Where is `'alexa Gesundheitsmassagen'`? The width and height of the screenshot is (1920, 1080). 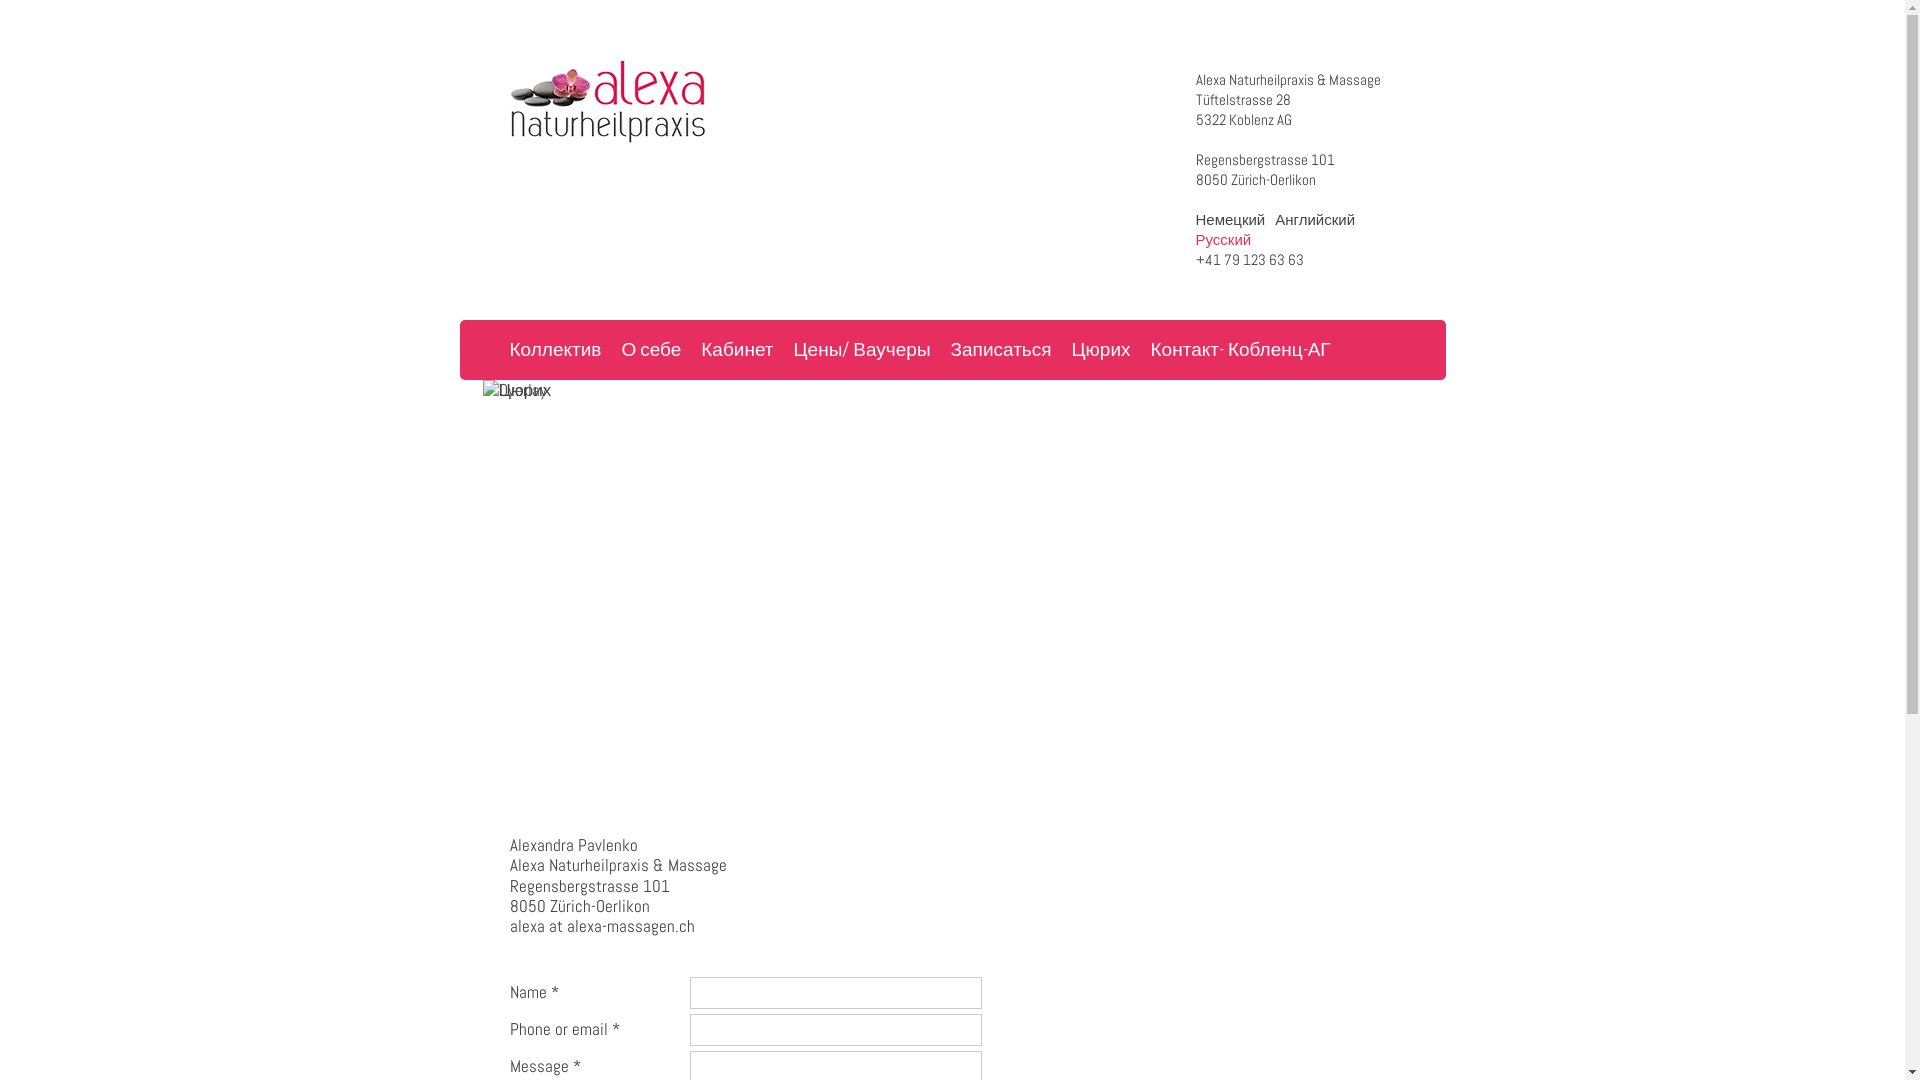
'alexa Gesundheitsmassagen' is located at coordinates (620, 101).